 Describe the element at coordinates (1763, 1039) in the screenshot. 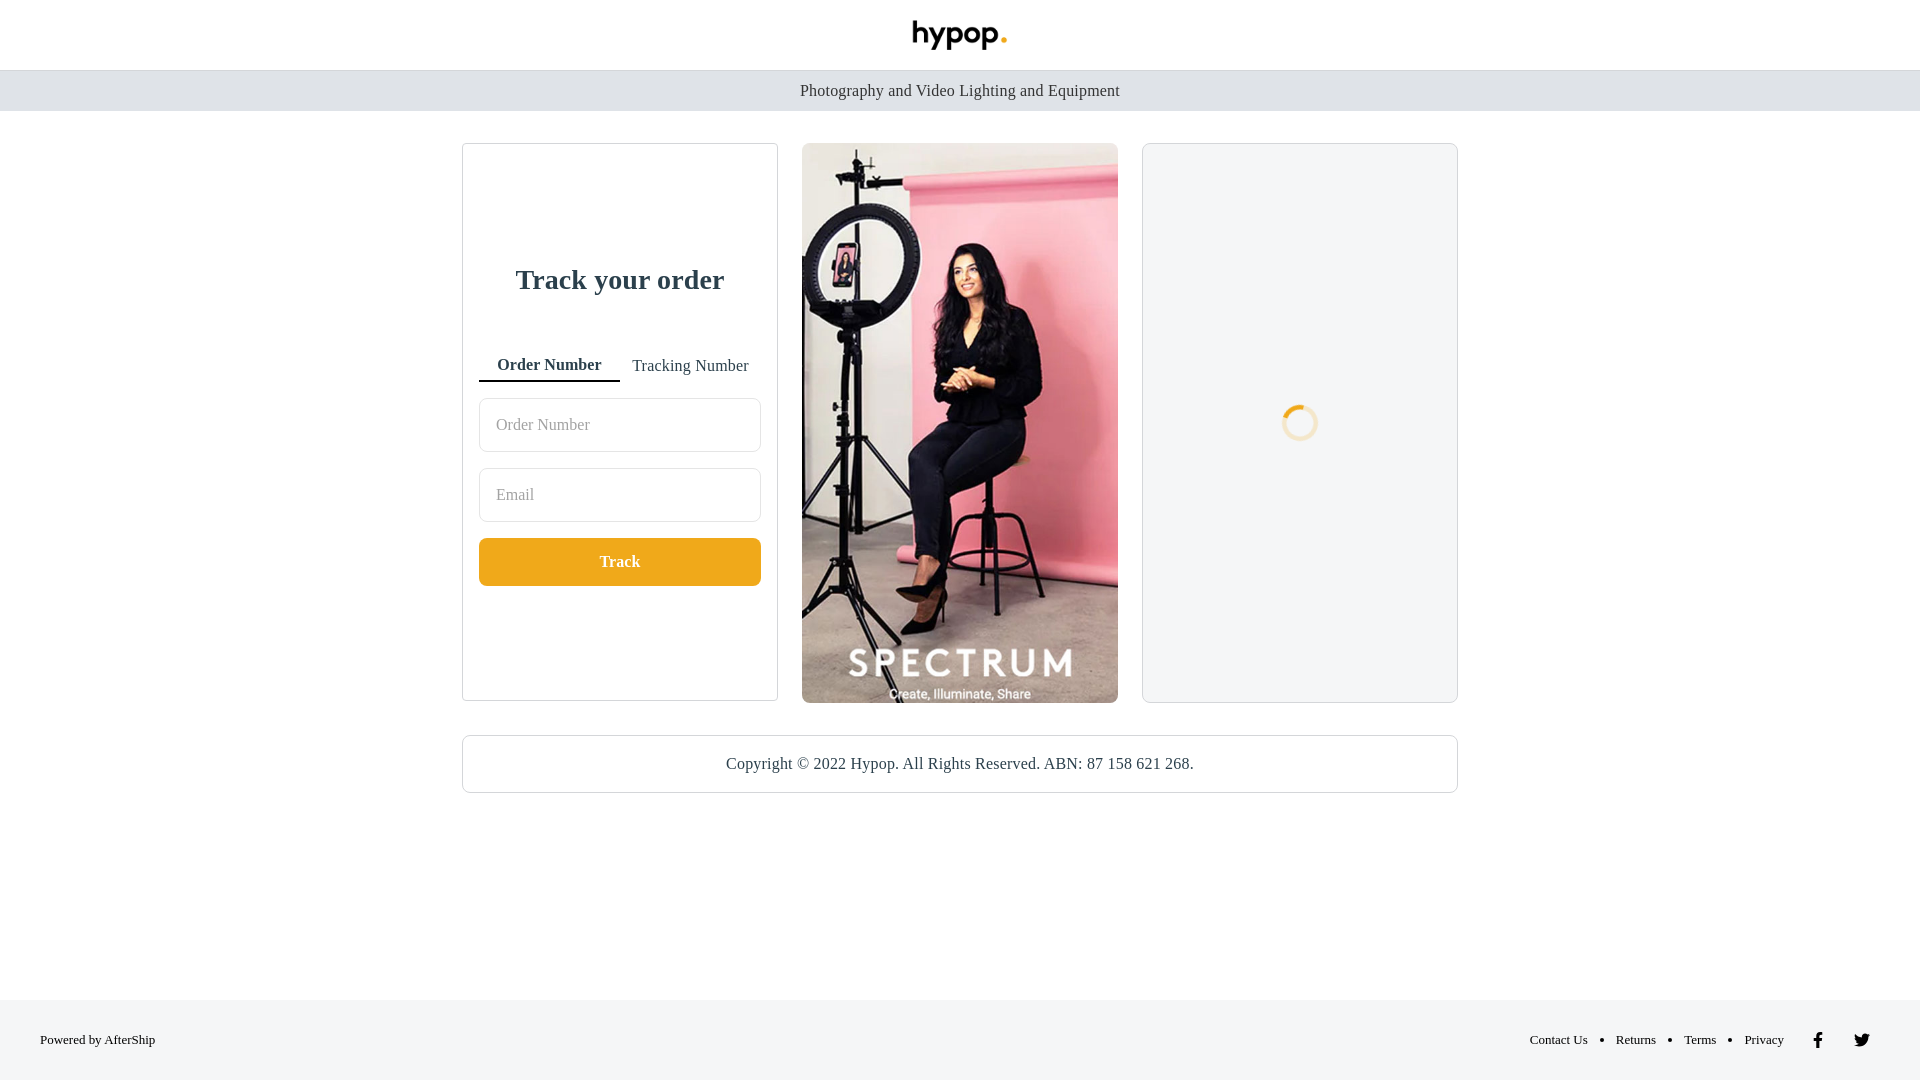

I see `'Privacy'` at that location.